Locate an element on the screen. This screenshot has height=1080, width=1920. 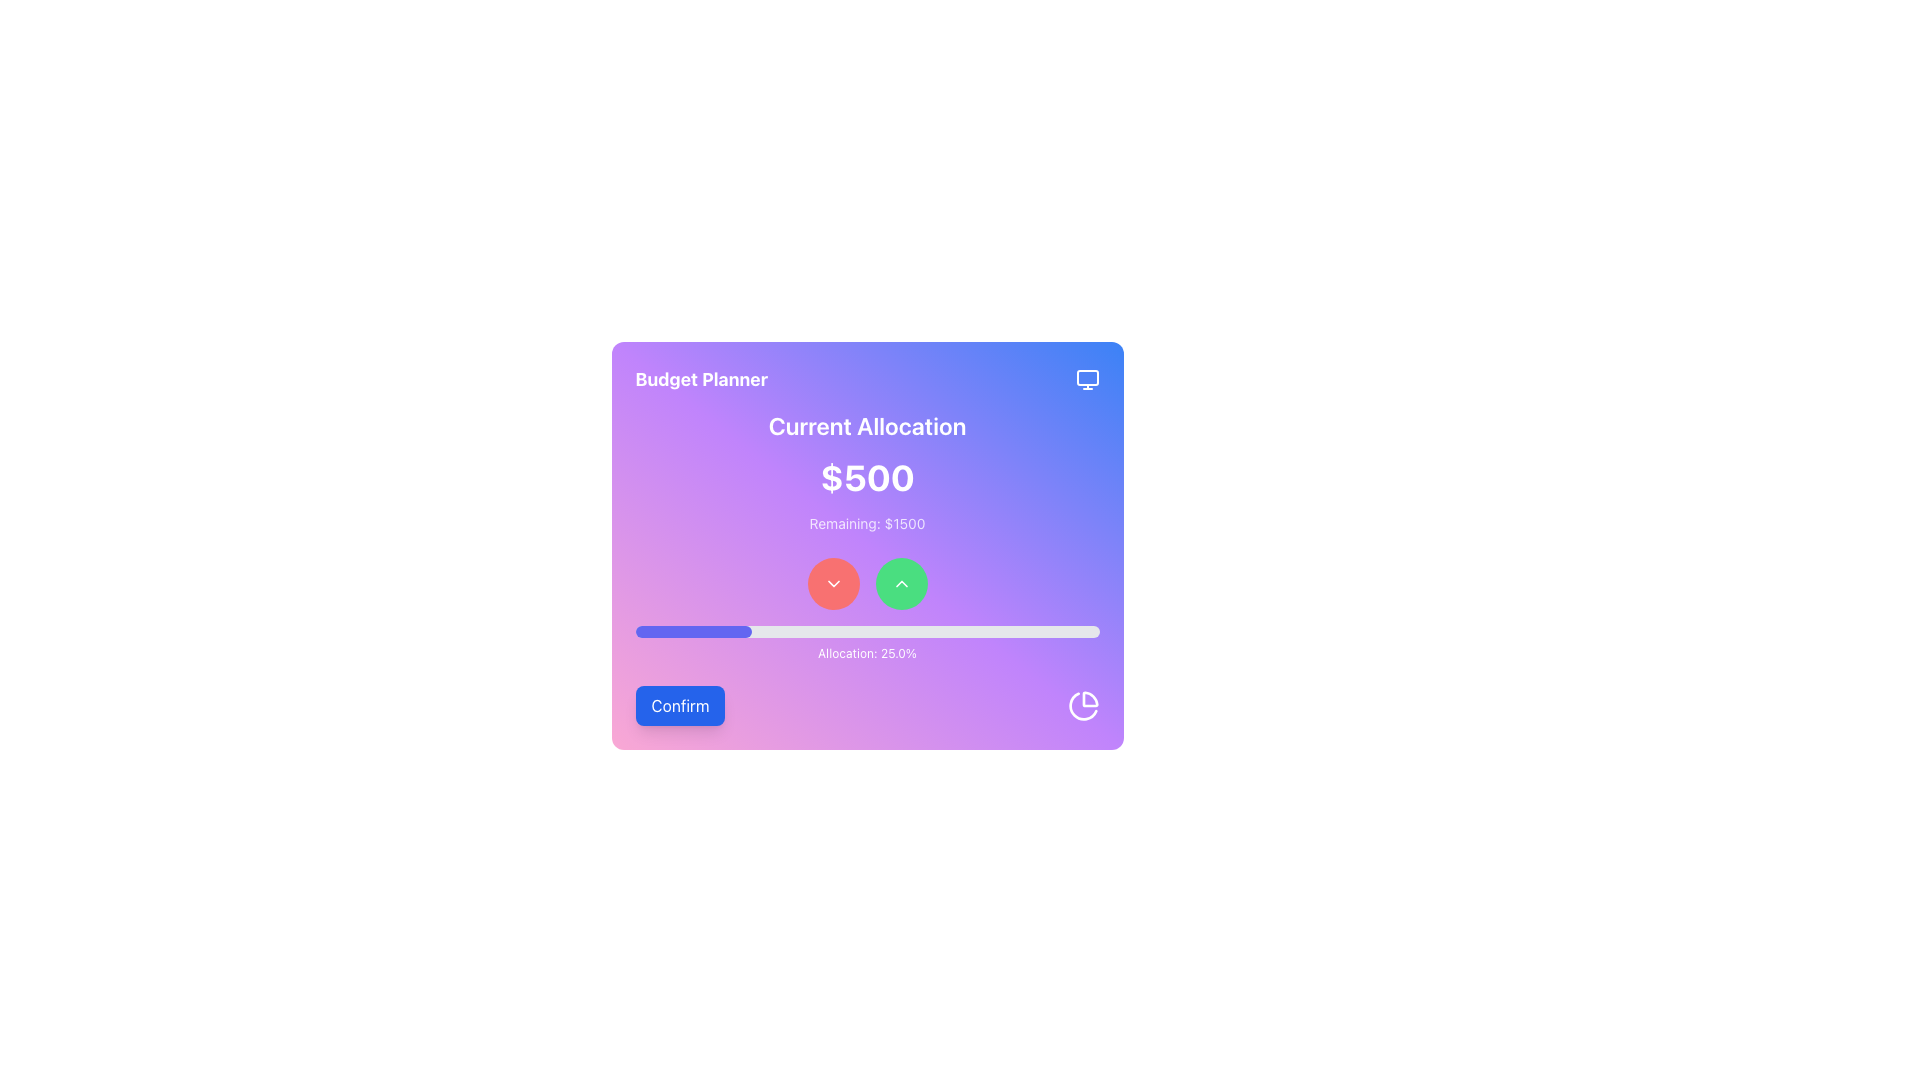
the upward chevron icon button, which is centrally located within a green circular button is located at coordinates (900, 583).